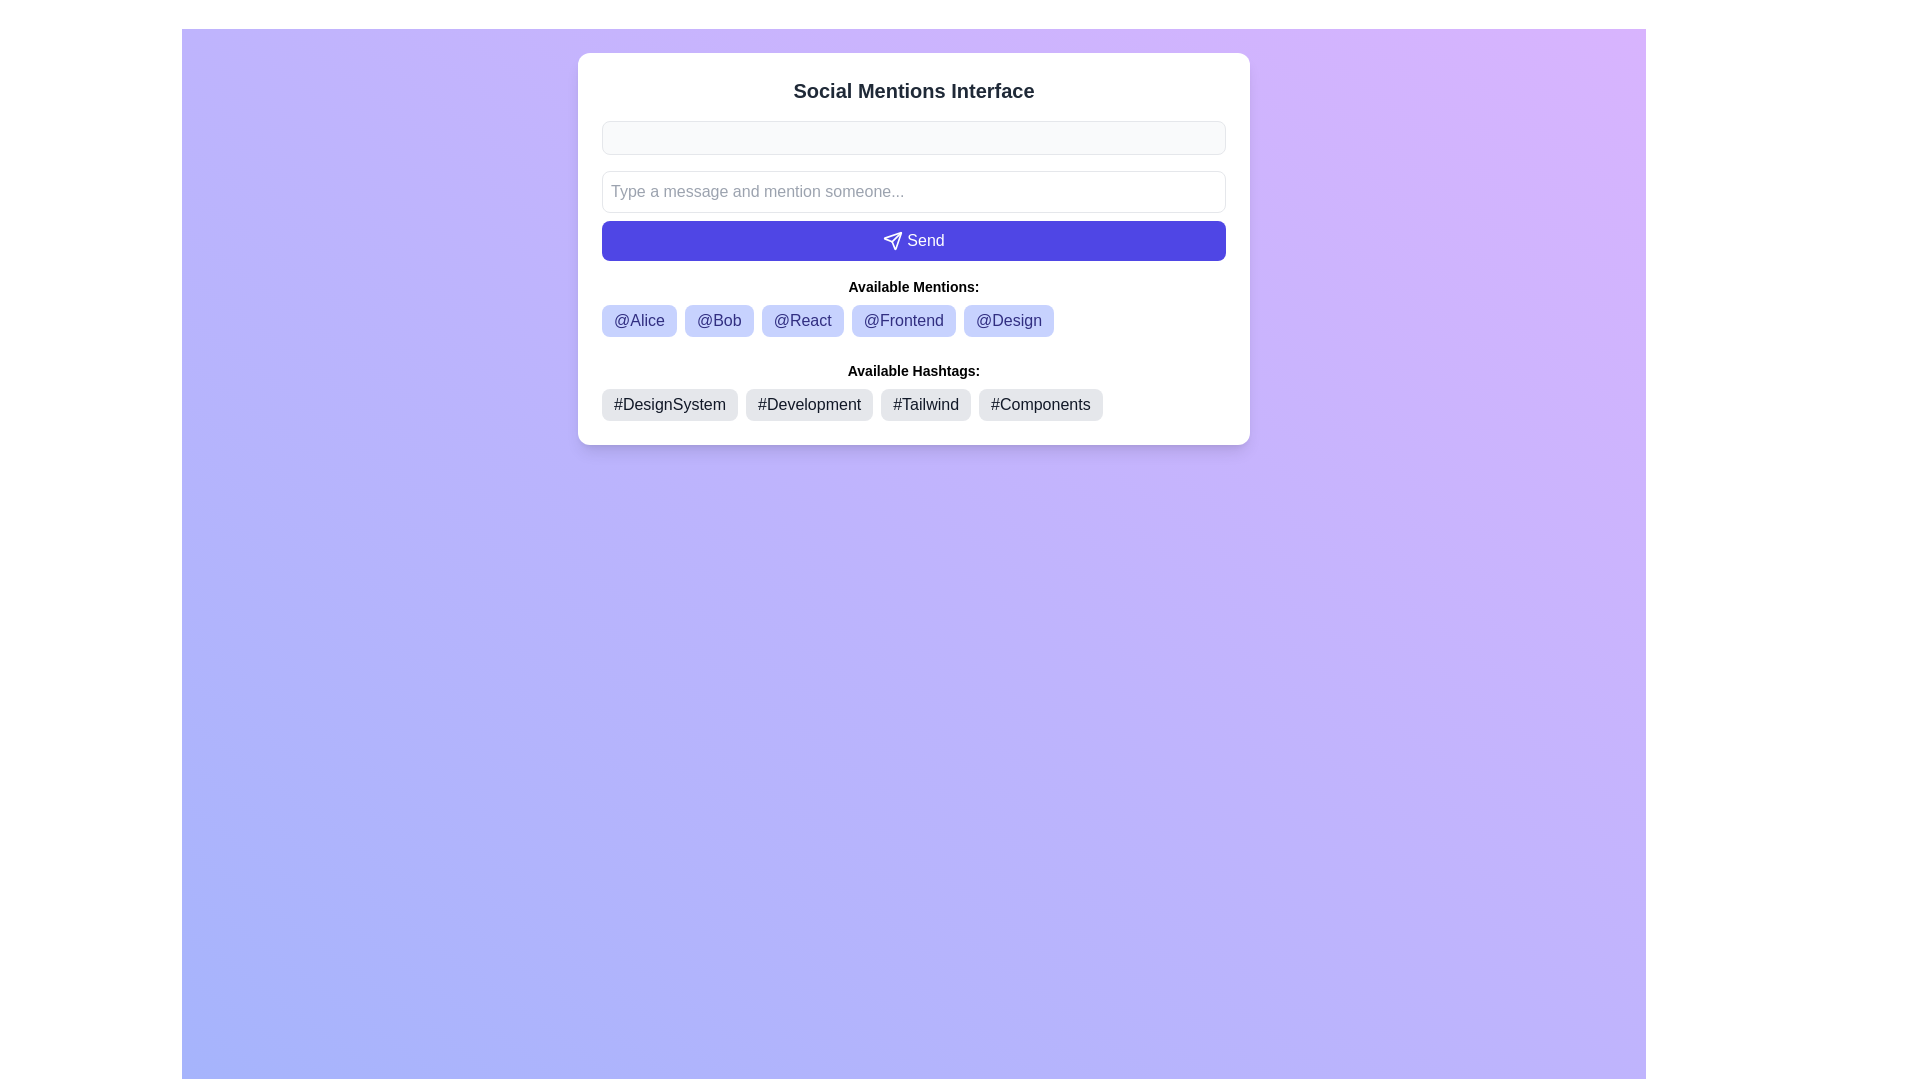 The image size is (1920, 1080). What do you see at coordinates (802, 319) in the screenshot?
I see `the clickable mention badge styled with a rounded rectangular appearance and text '@React'` at bounding box center [802, 319].